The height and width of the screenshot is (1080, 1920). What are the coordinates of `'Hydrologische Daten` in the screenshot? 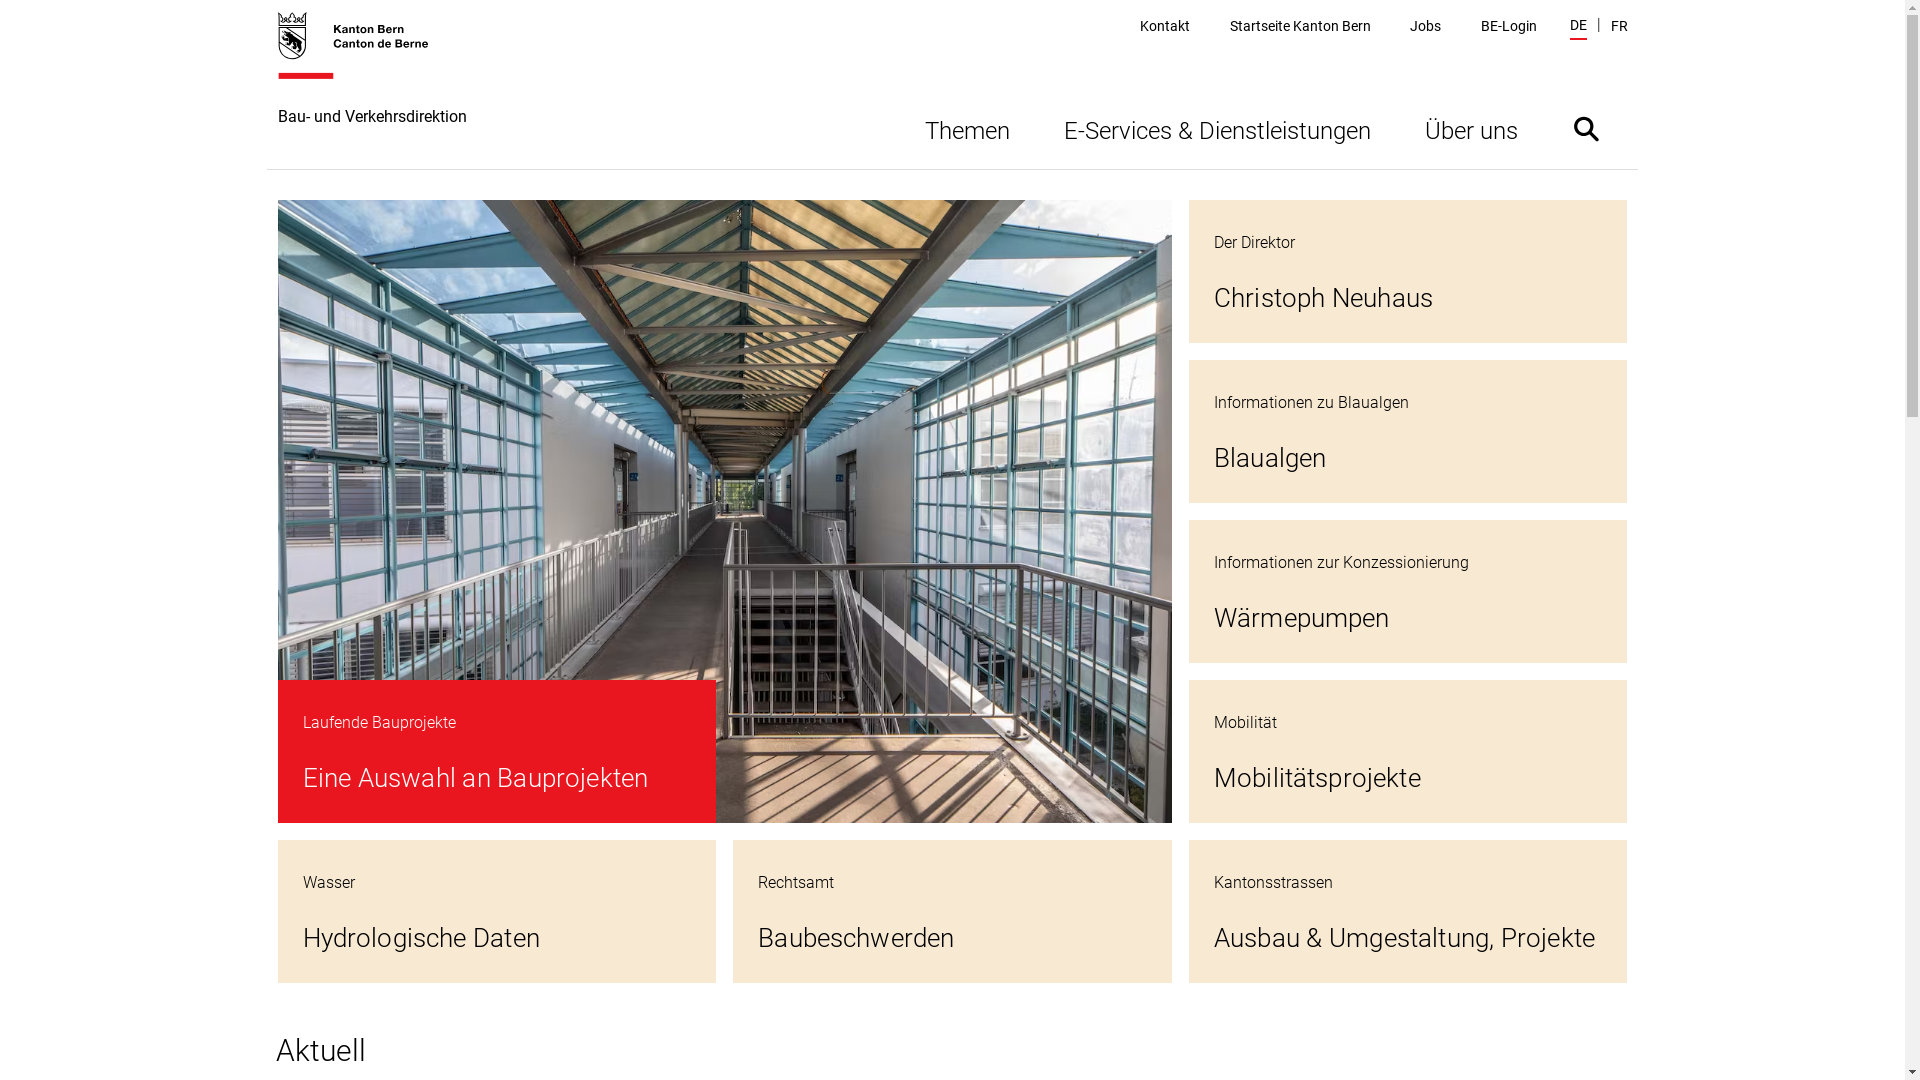 It's located at (497, 911).